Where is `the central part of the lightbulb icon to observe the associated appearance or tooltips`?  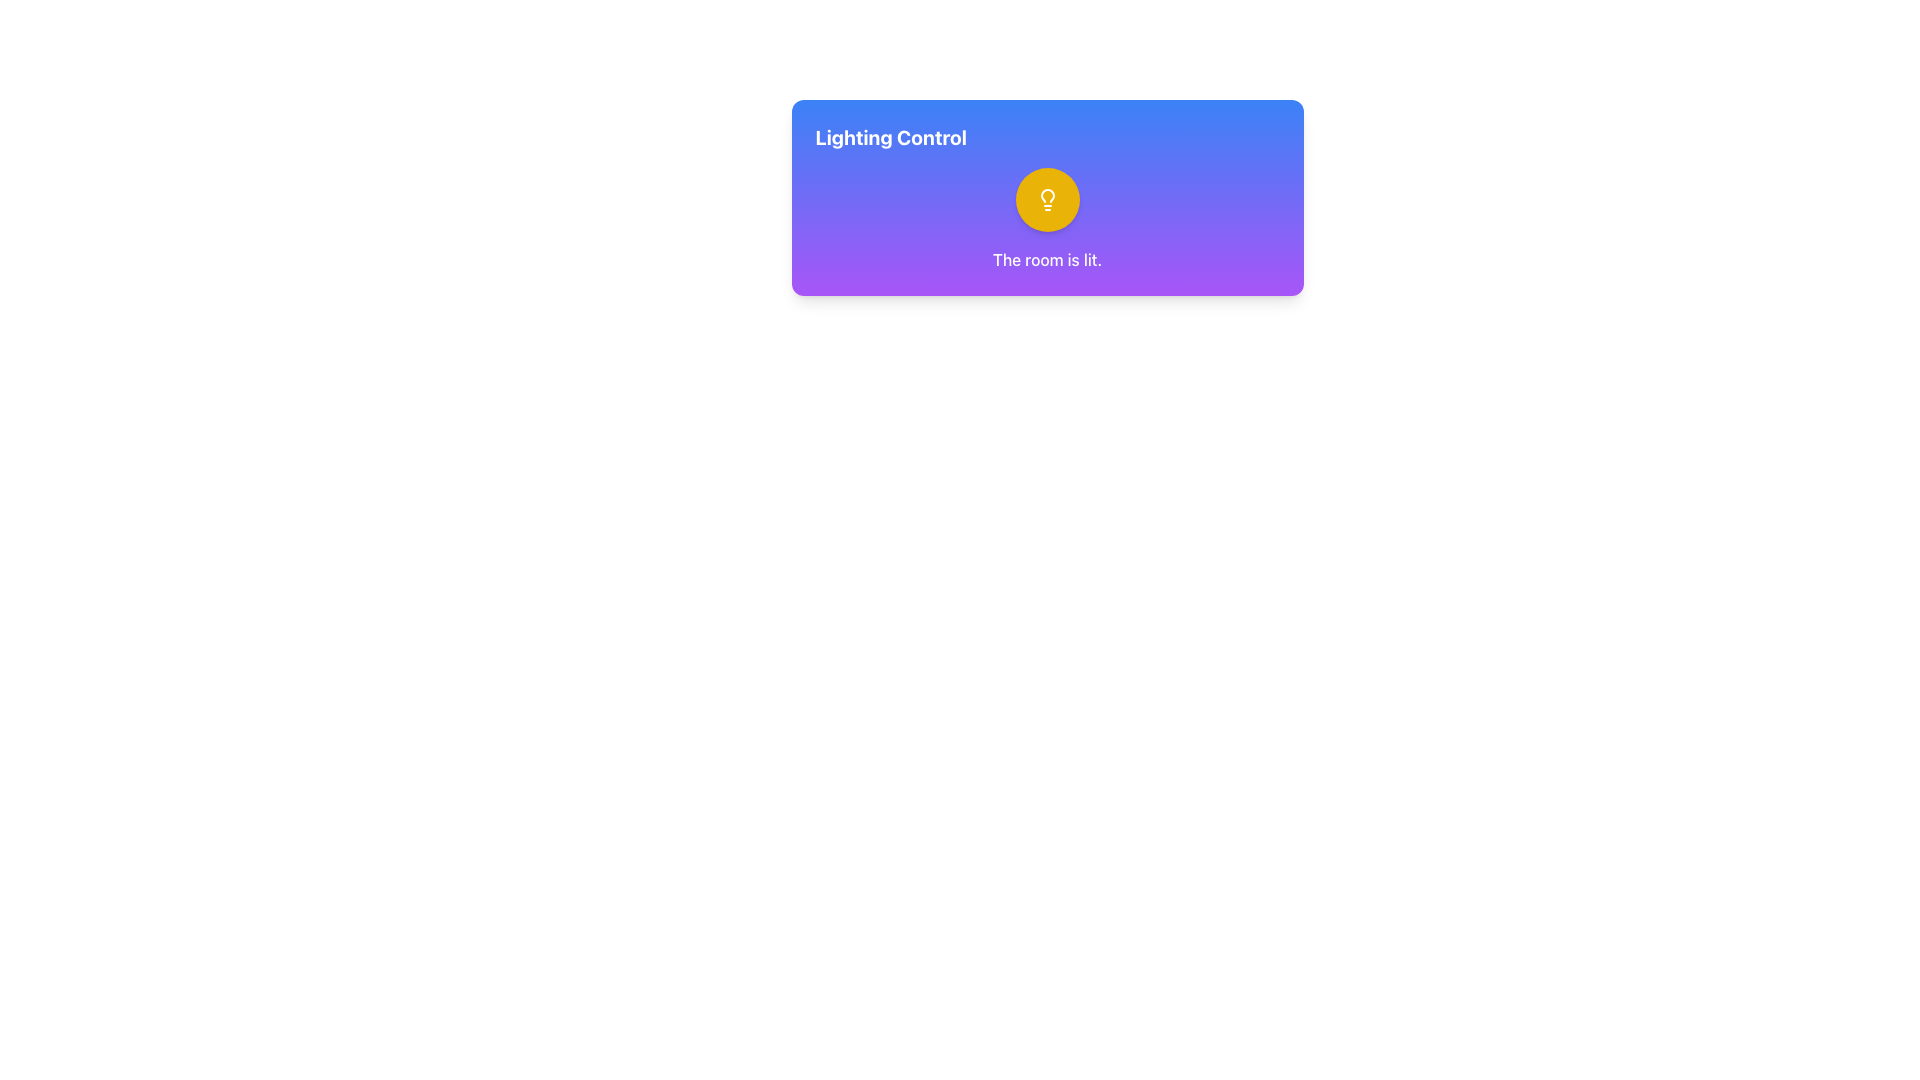 the central part of the lightbulb icon to observe the associated appearance or tooltips is located at coordinates (1046, 196).